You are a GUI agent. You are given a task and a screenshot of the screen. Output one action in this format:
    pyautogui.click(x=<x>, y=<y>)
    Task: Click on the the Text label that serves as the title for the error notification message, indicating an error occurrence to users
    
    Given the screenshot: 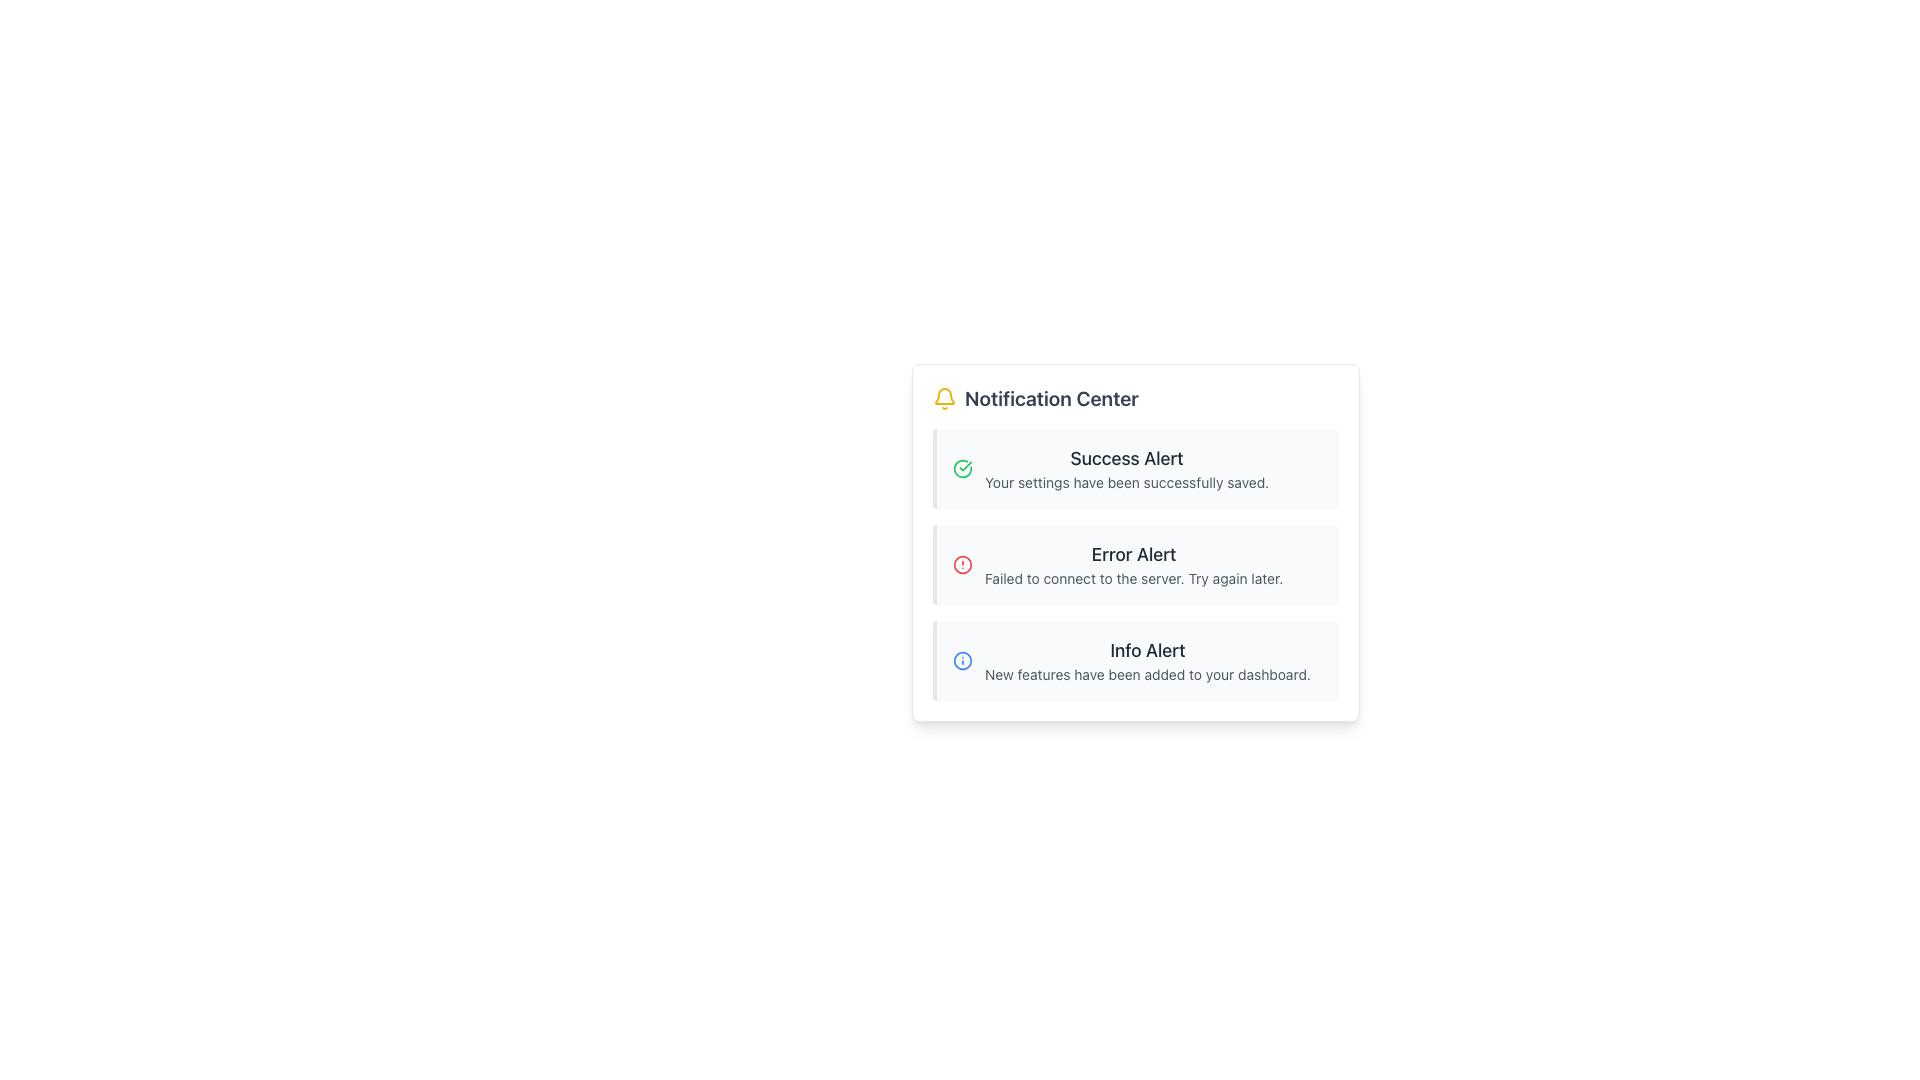 What is the action you would take?
    pyautogui.click(x=1134, y=555)
    